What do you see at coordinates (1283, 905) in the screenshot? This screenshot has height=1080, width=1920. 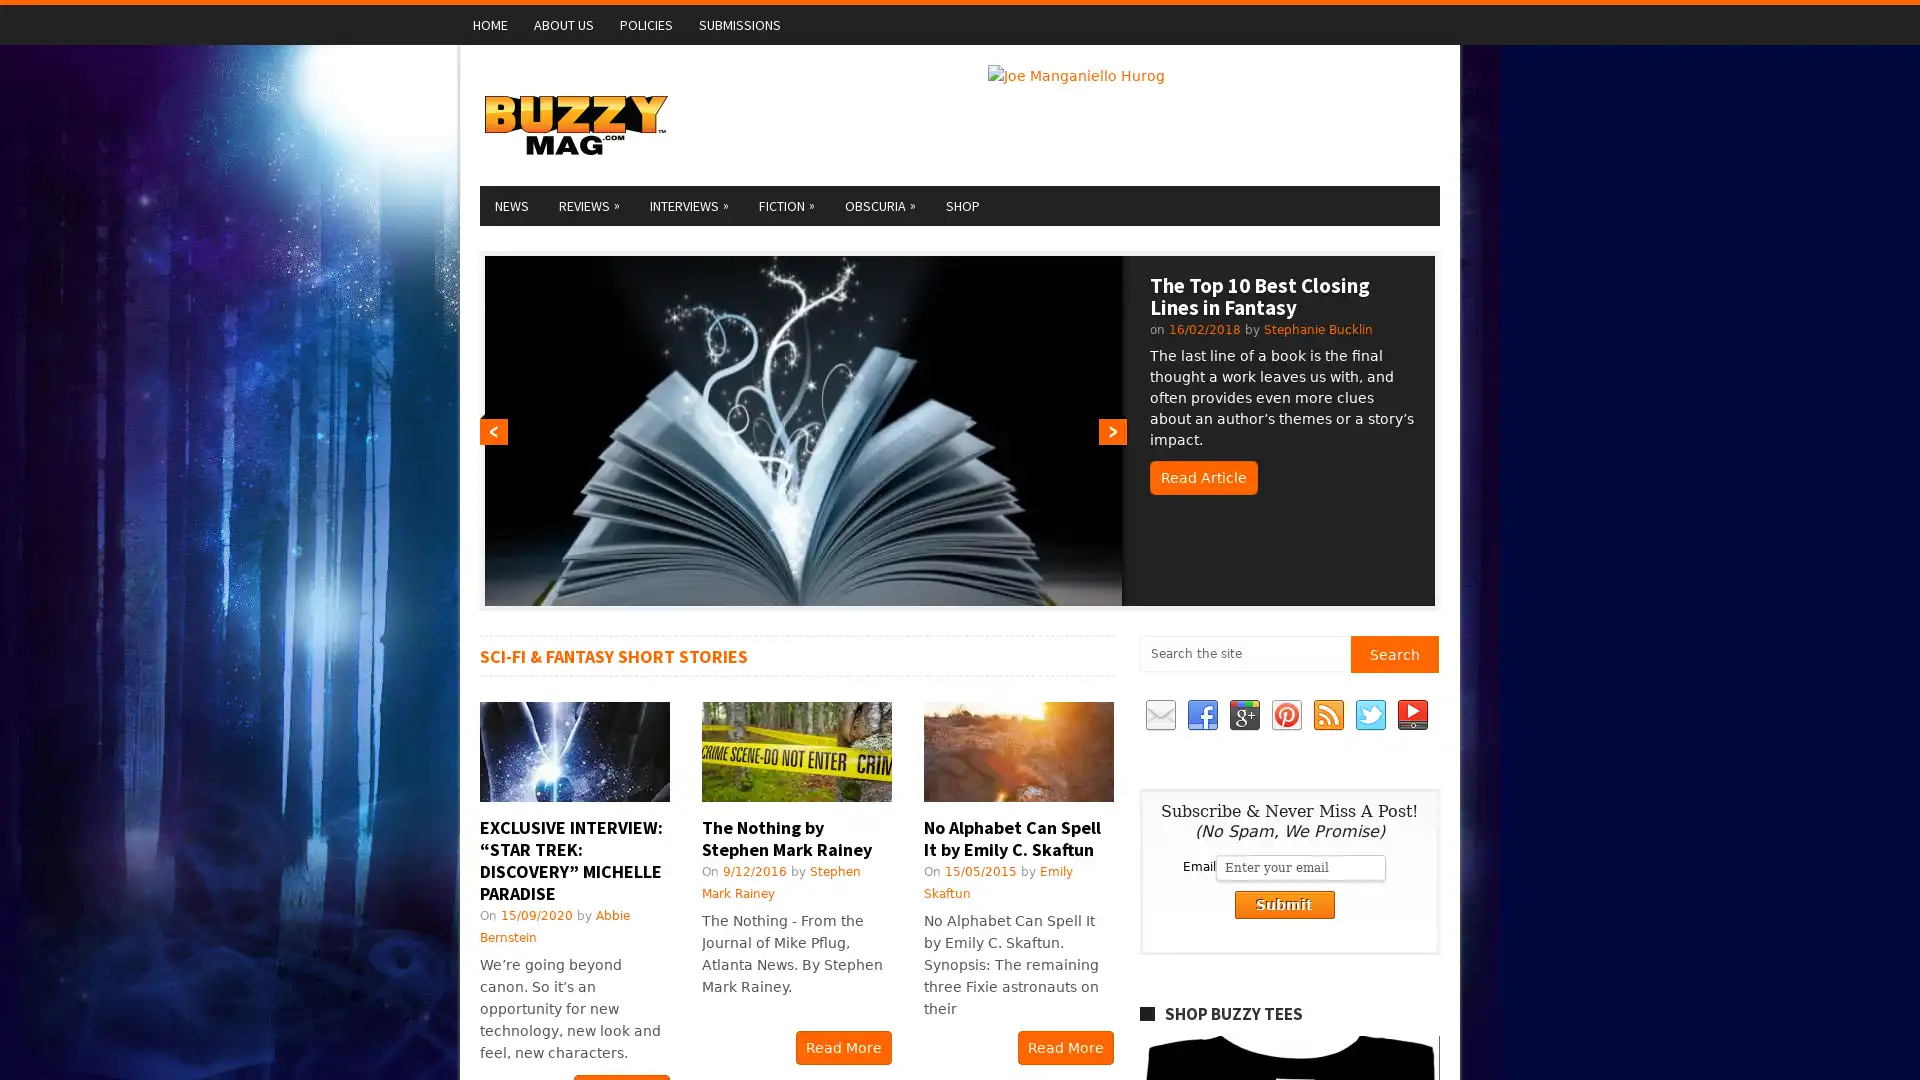 I see `Submit` at bounding box center [1283, 905].